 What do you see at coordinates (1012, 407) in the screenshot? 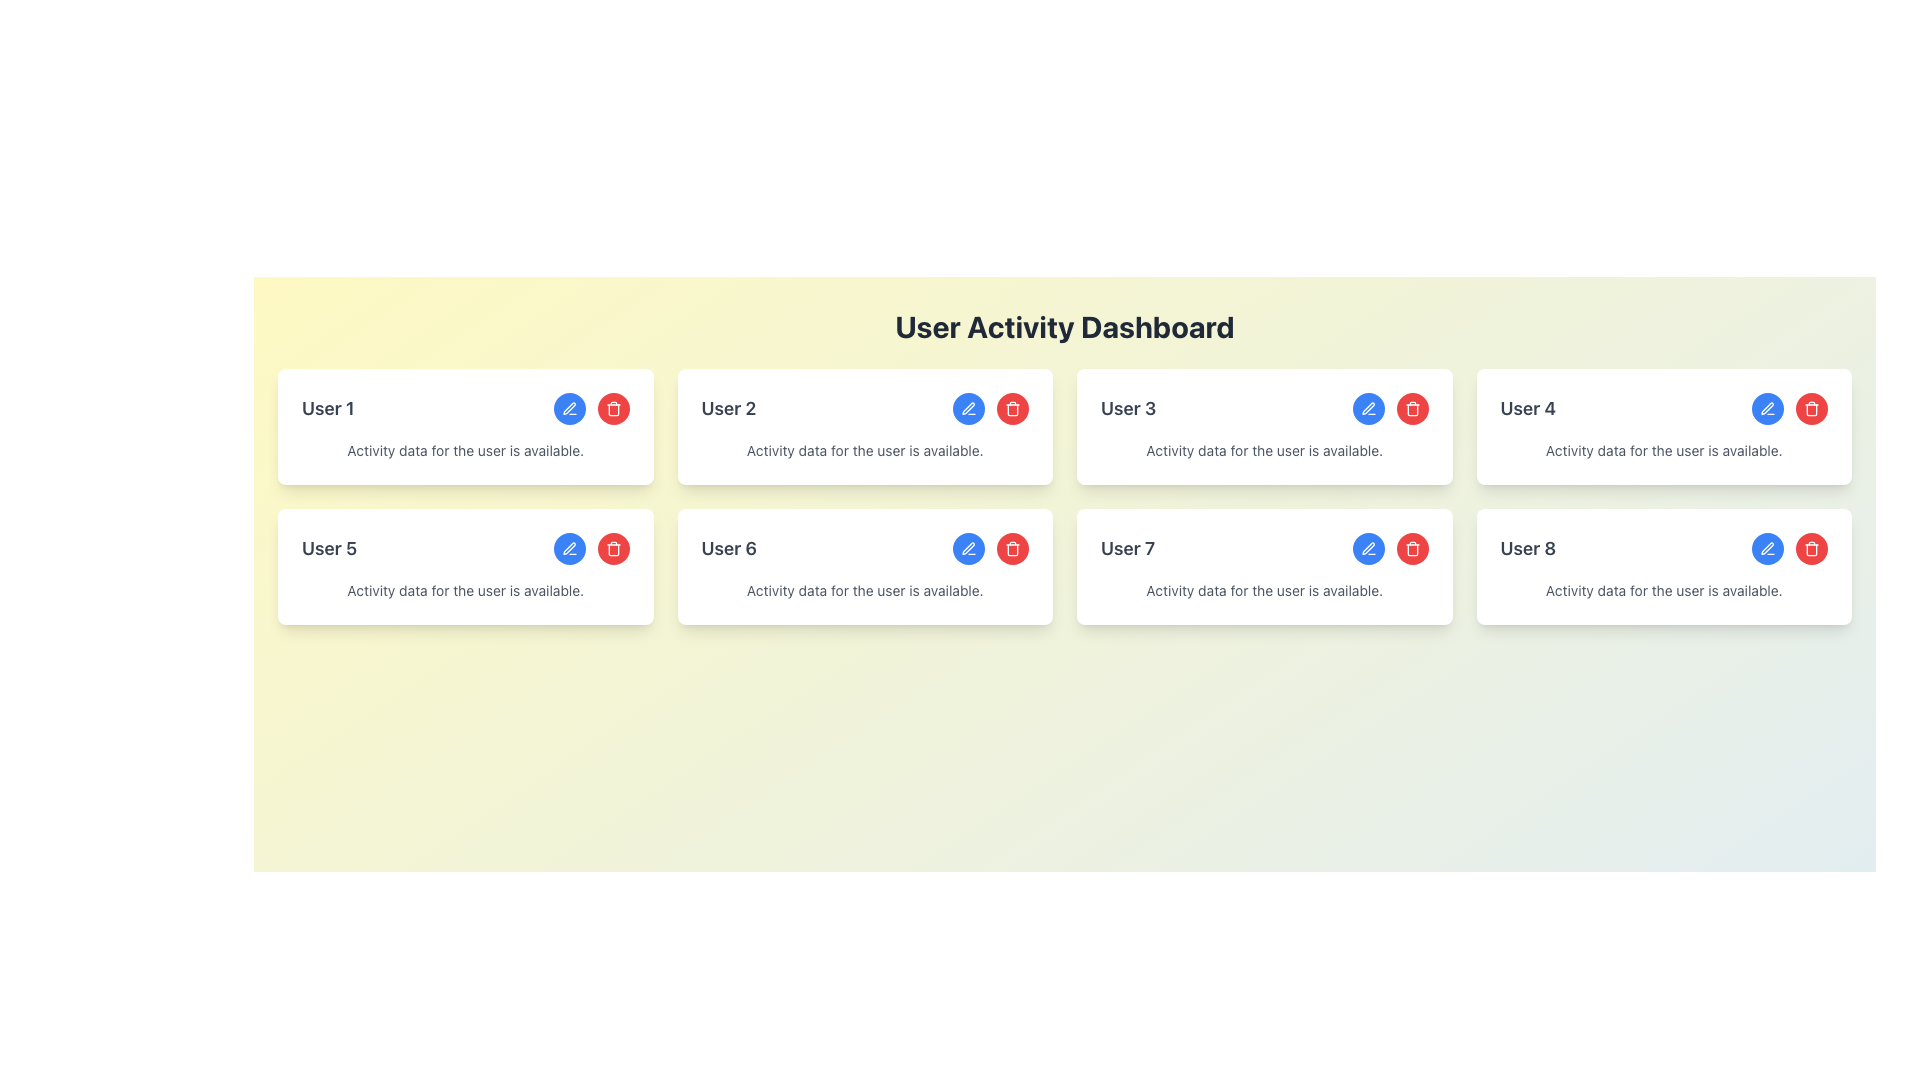
I see `the circular red button with a trash can icon located` at bounding box center [1012, 407].